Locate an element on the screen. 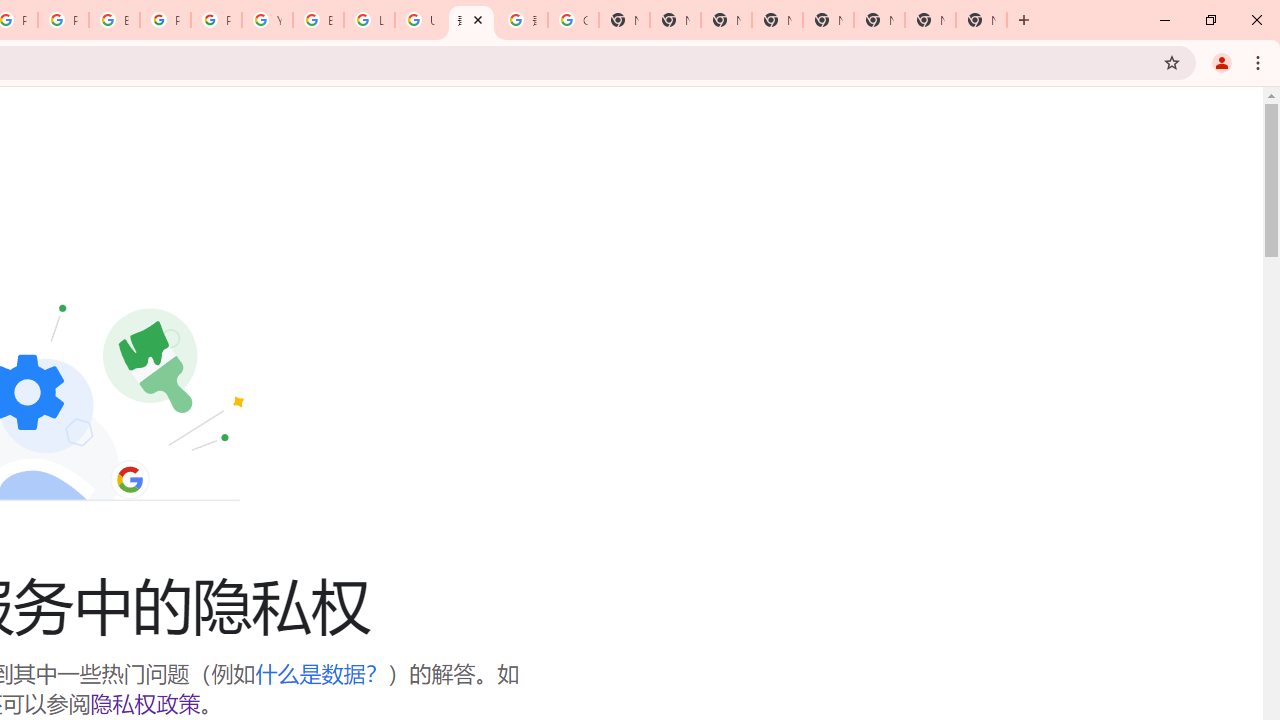 This screenshot has width=1280, height=720. 'Google Images' is located at coordinates (572, 20).